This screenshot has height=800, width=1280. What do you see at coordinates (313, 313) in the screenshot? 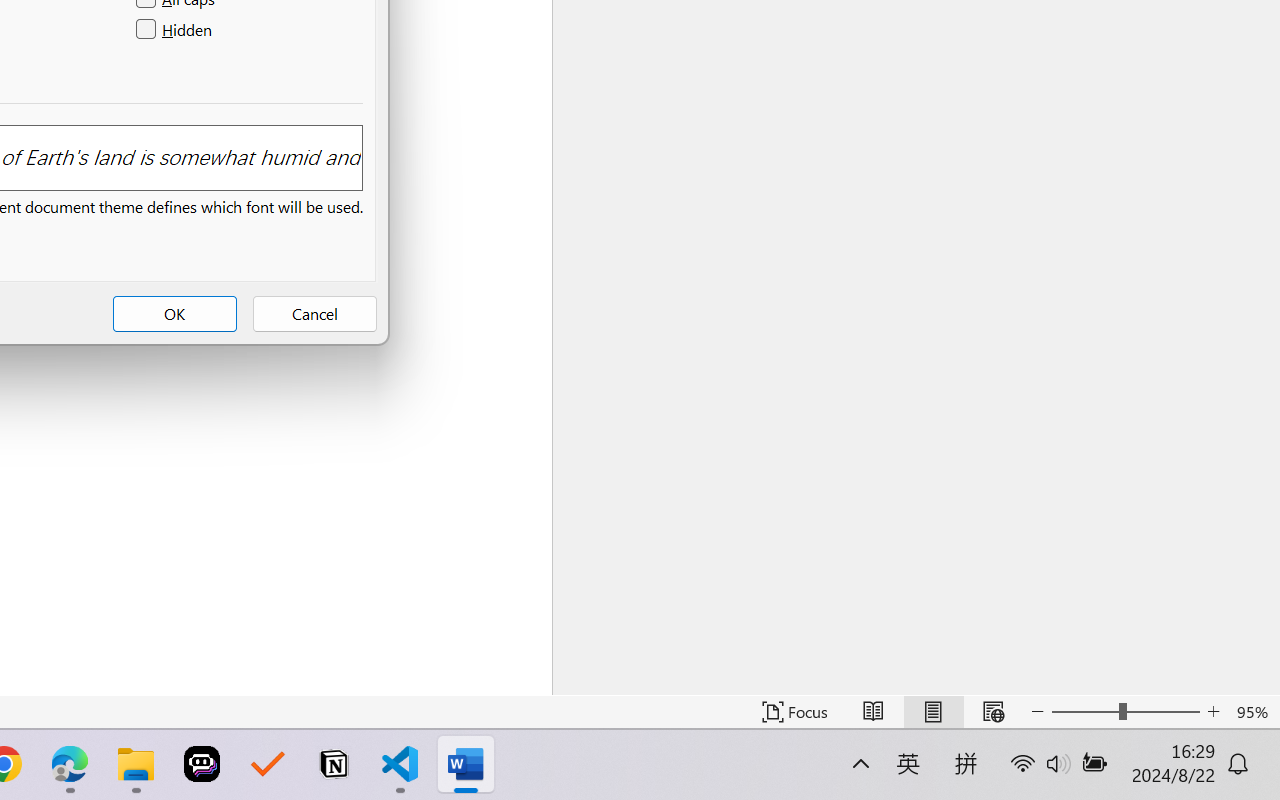
I see `'Cancel'` at bounding box center [313, 313].